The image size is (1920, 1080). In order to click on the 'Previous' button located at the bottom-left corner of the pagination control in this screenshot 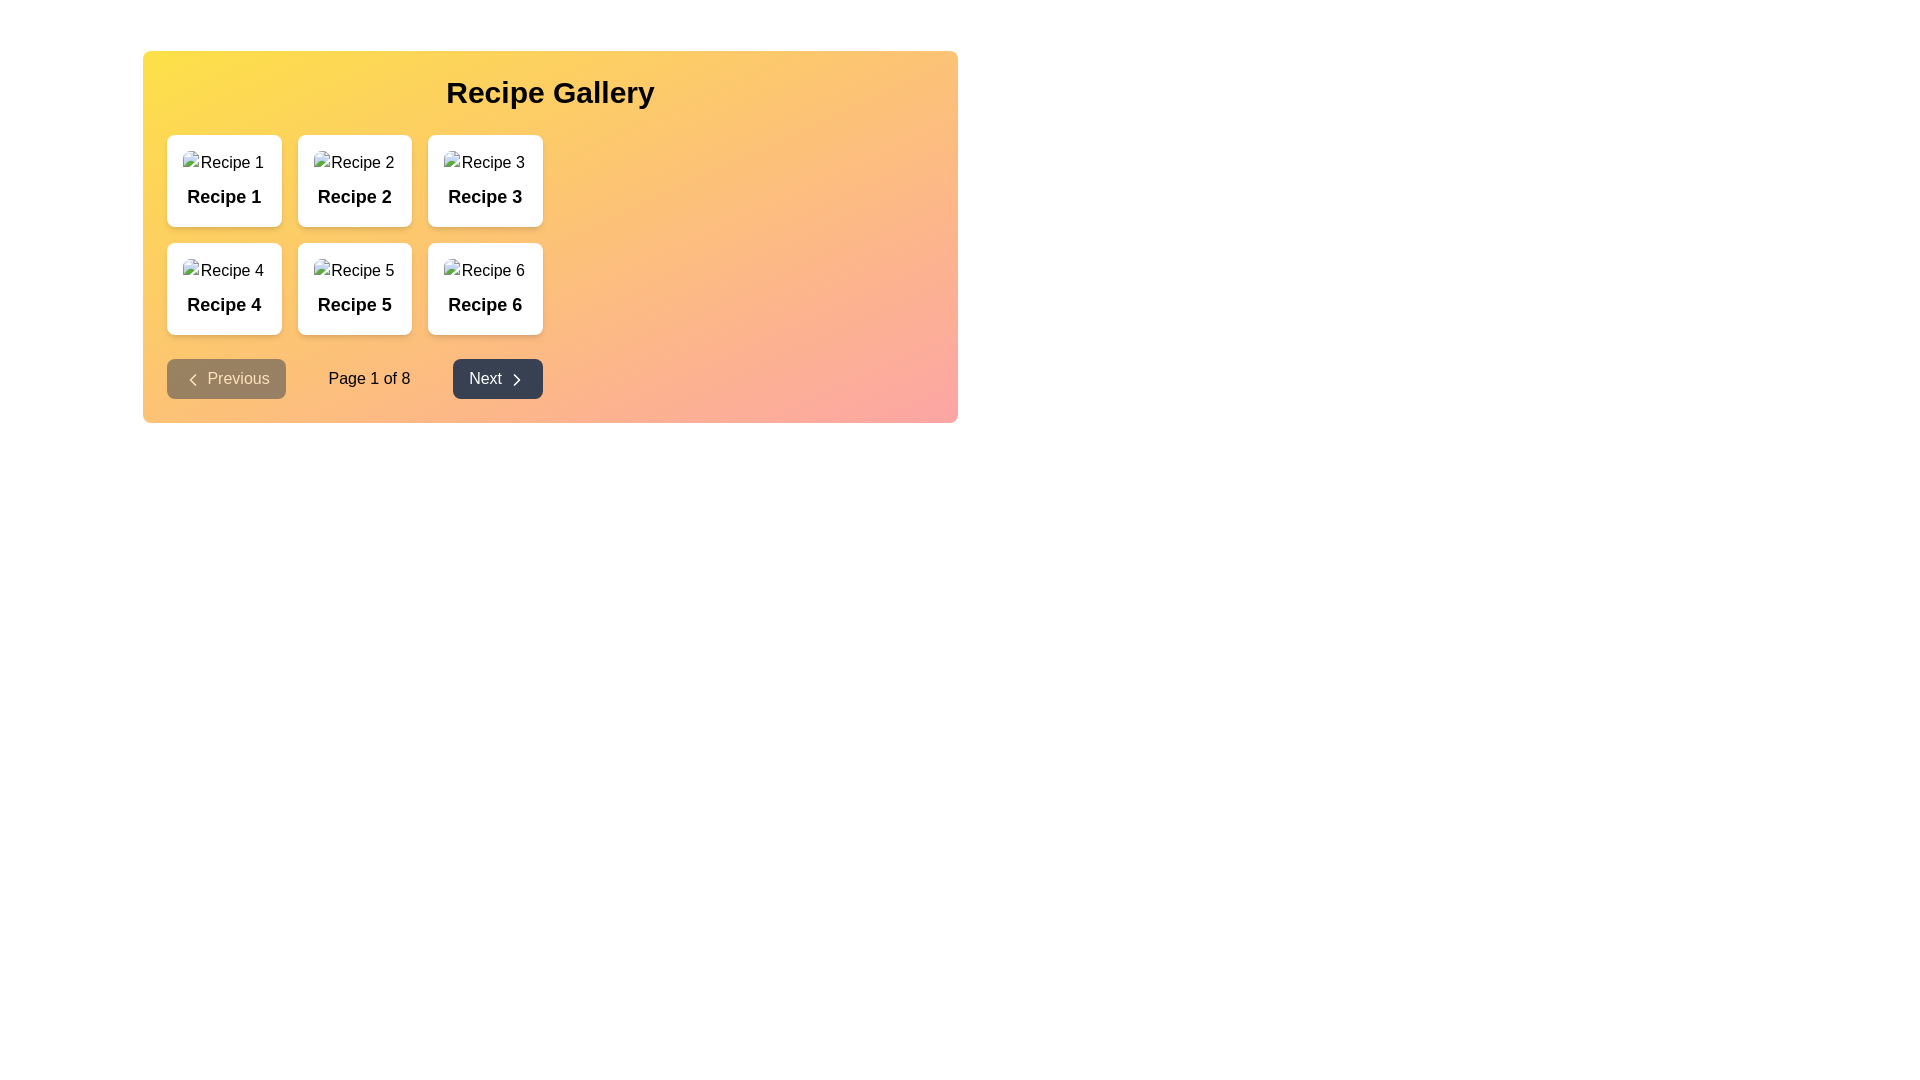, I will do `click(226, 378)`.